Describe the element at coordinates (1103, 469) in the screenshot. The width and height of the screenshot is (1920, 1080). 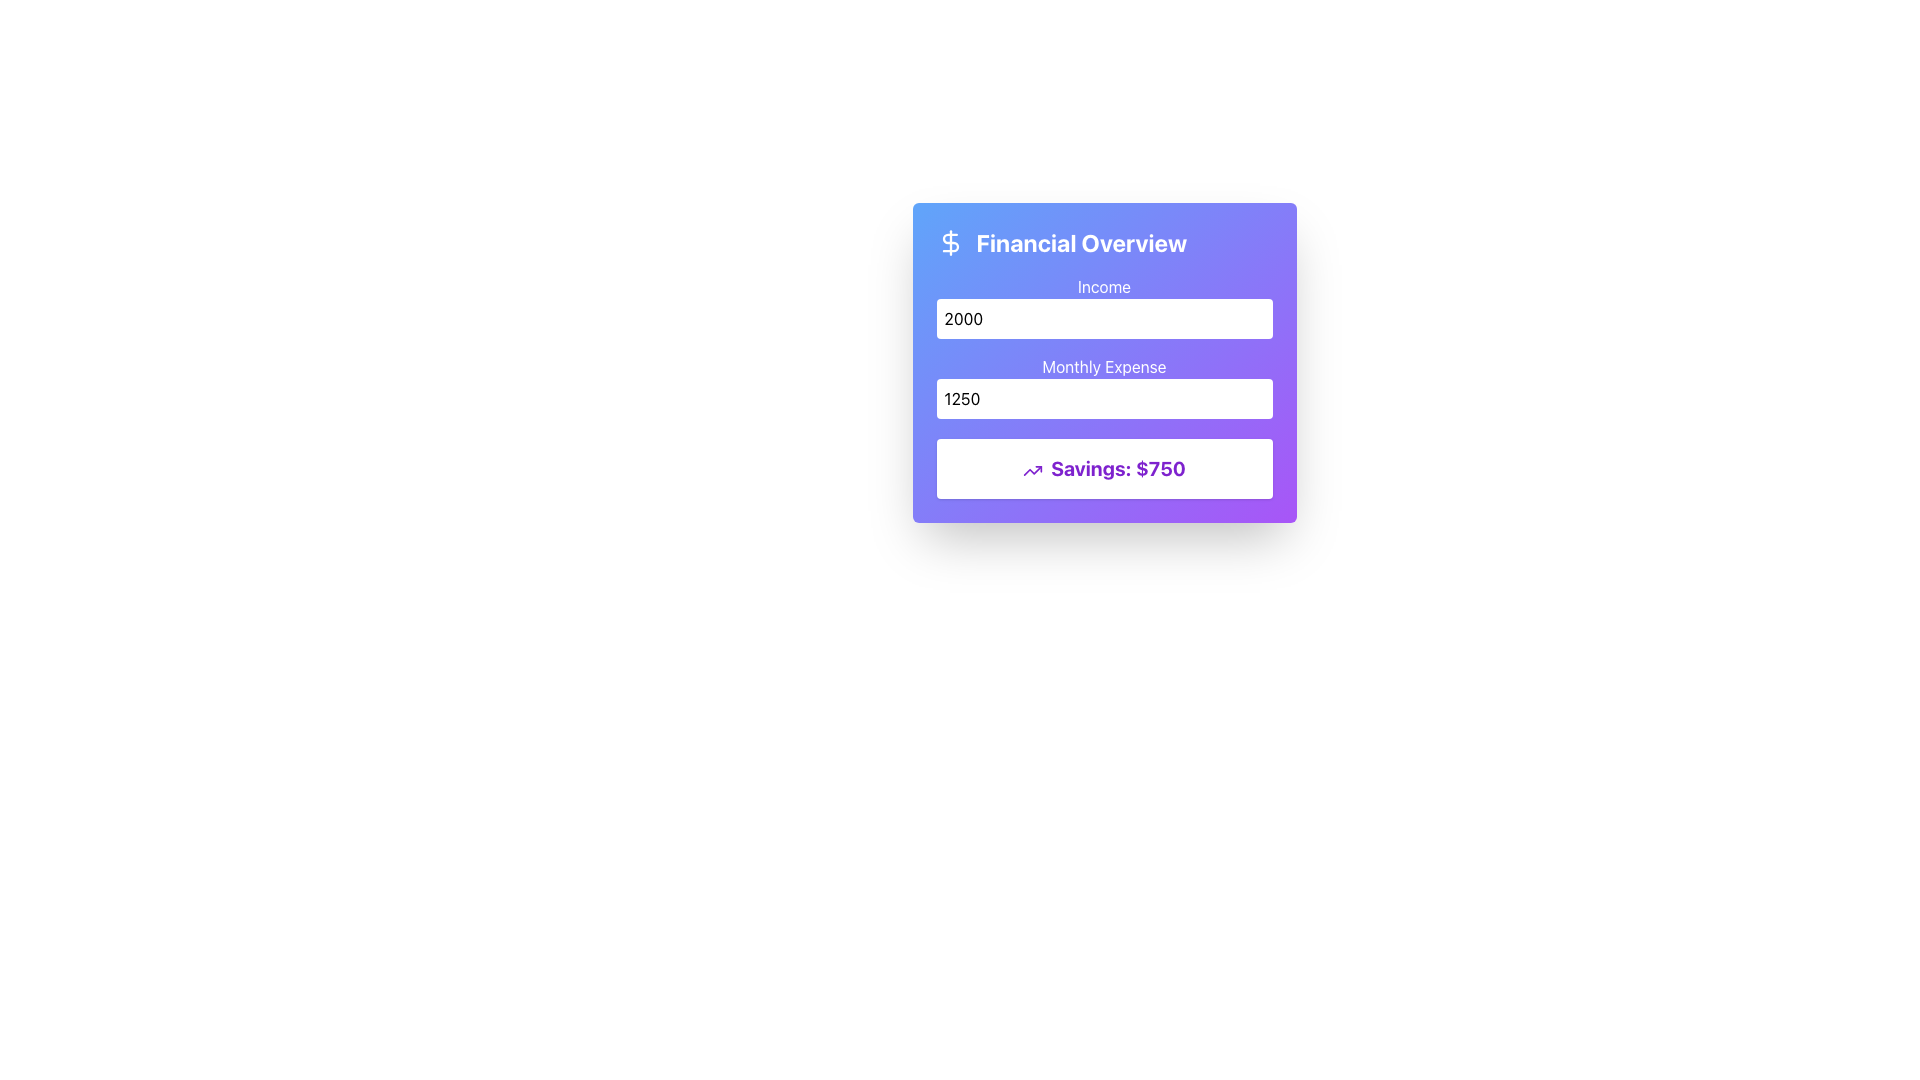
I see `the static text label displaying 'Savings: $750' with a purple color and an upward trend arrow icon, which is centered below the 'Income' and 'Monthly Expense' fields` at that location.